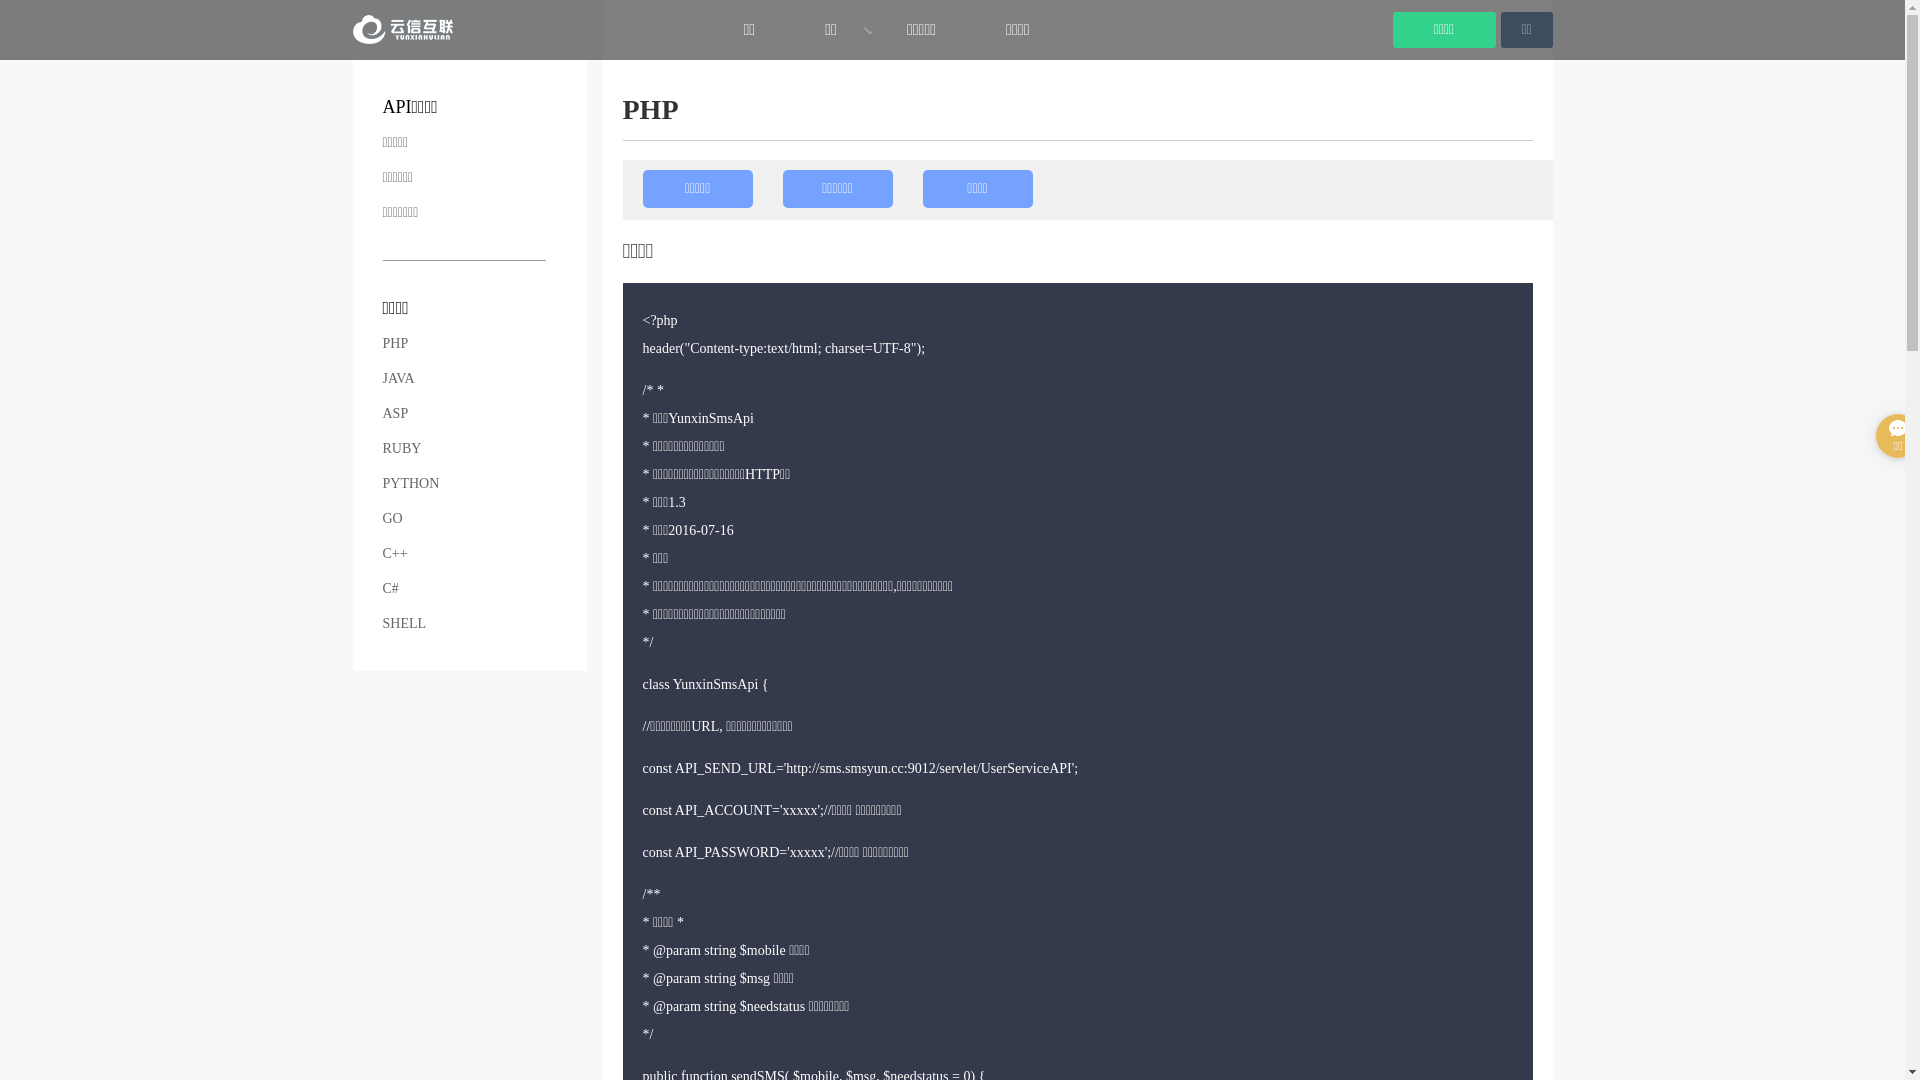 This screenshot has width=1920, height=1080. I want to click on 'C#', so click(389, 587).